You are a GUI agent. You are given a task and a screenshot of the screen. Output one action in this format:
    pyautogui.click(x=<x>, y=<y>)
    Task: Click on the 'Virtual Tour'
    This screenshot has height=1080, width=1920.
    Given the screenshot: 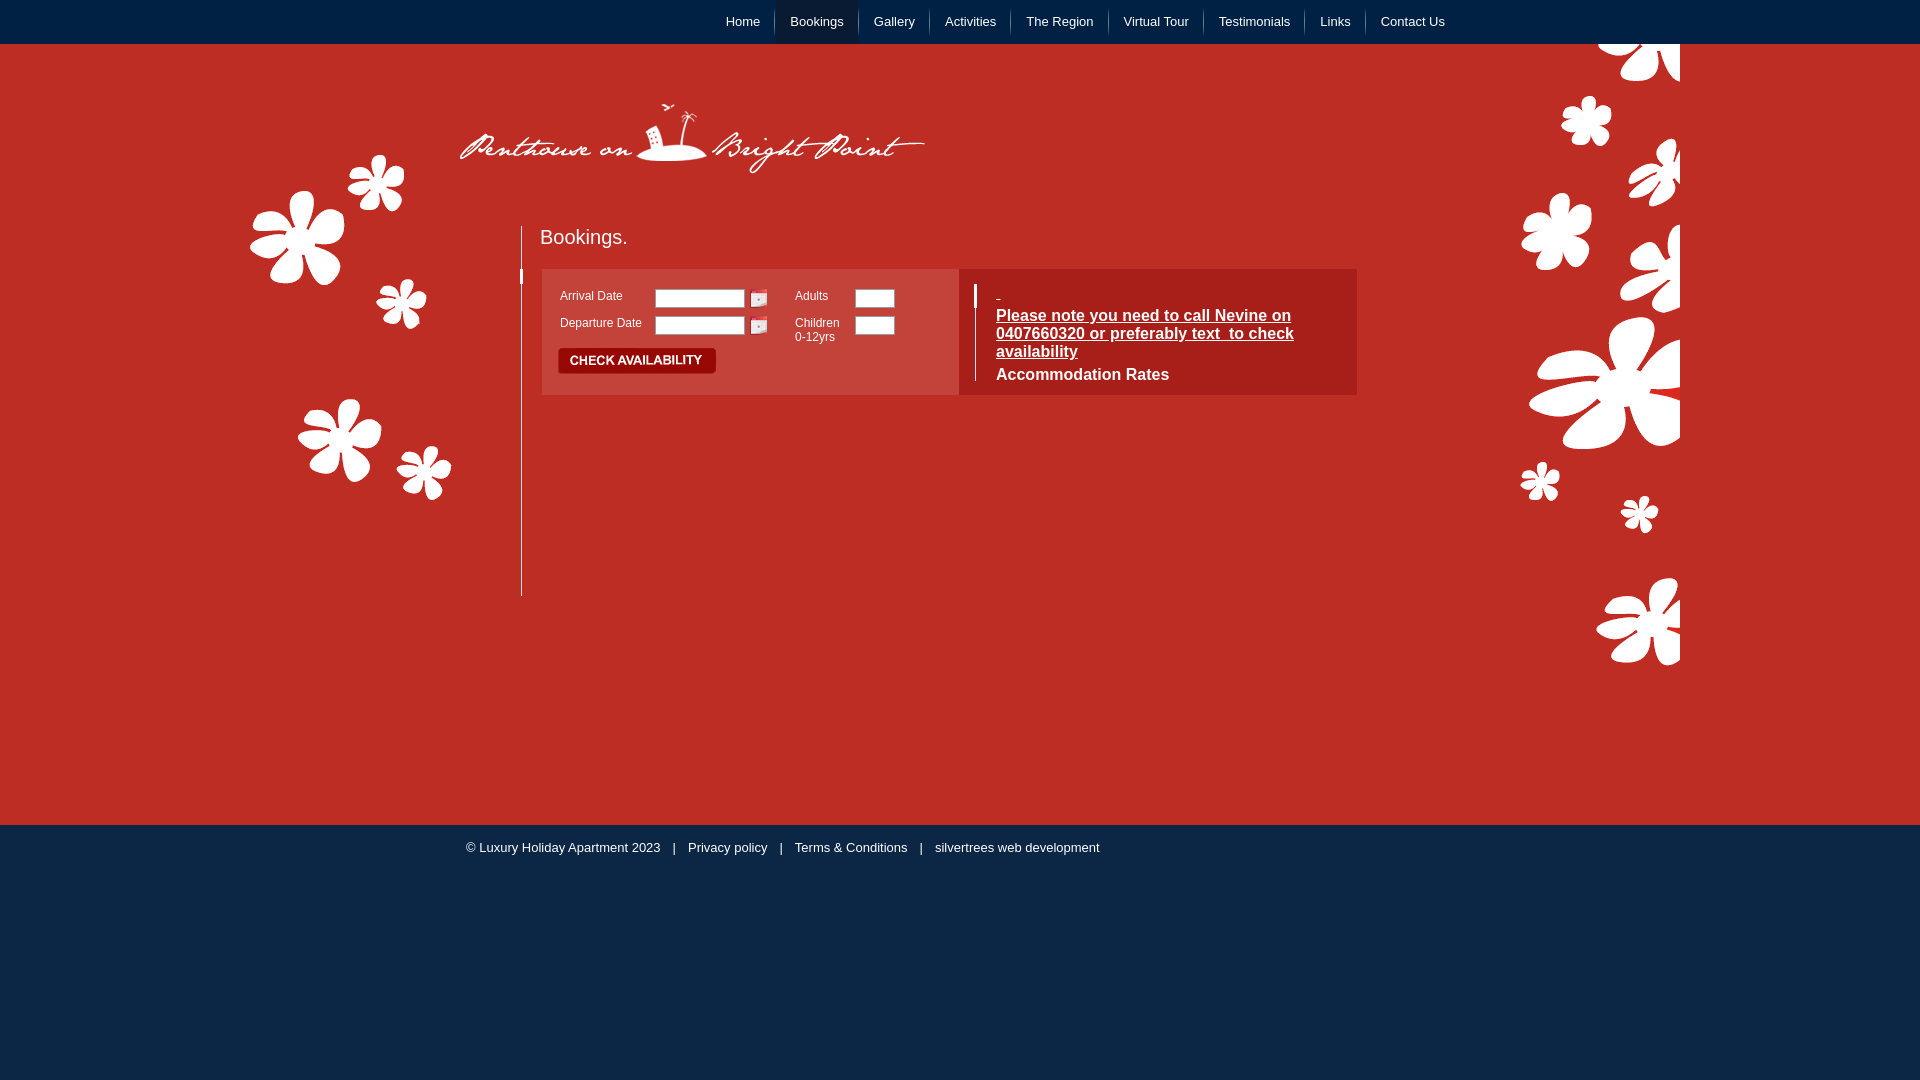 What is the action you would take?
    pyautogui.click(x=1156, y=22)
    